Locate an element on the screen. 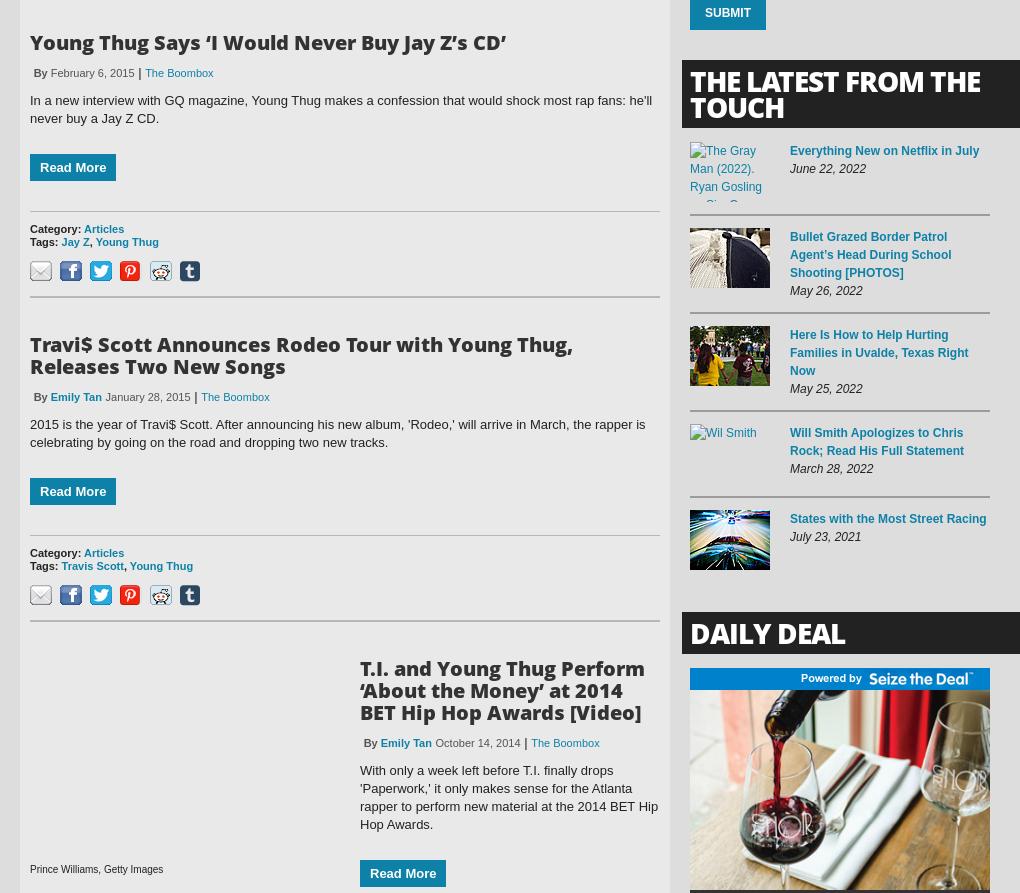 The width and height of the screenshot is (1020, 893). 'Here Is How to Help Hurting Families in Uvalde, Texas Right Now' is located at coordinates (878, 353).